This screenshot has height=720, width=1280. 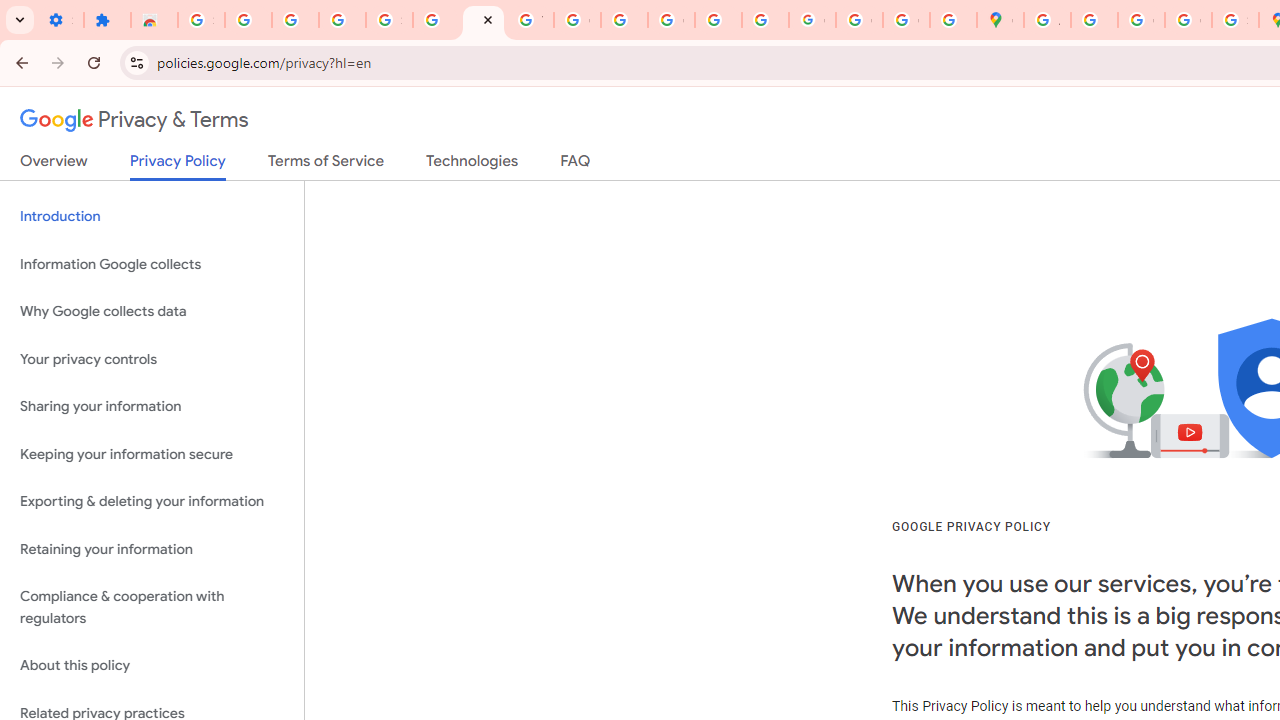 I want to click on 'Google Maps', so click(x=1000, y=20).